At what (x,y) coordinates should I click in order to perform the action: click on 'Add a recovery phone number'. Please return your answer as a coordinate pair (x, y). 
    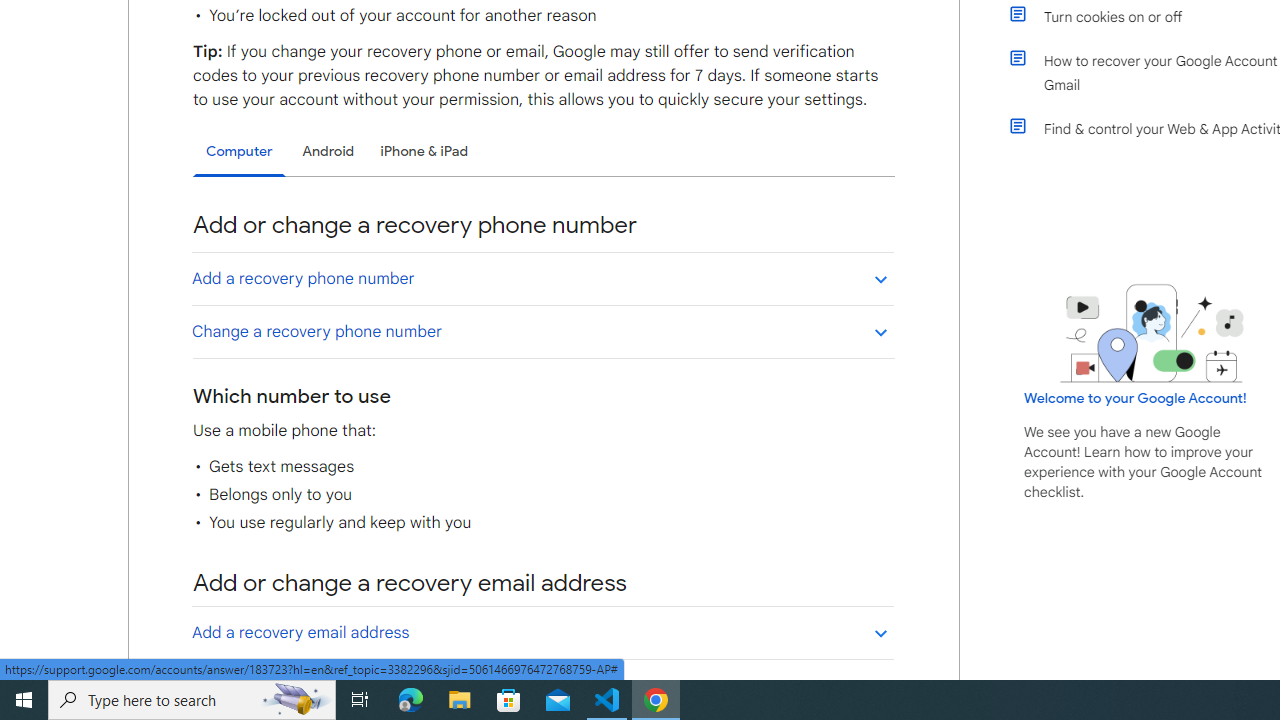
    Looking at the image, I should click on (542, 278).